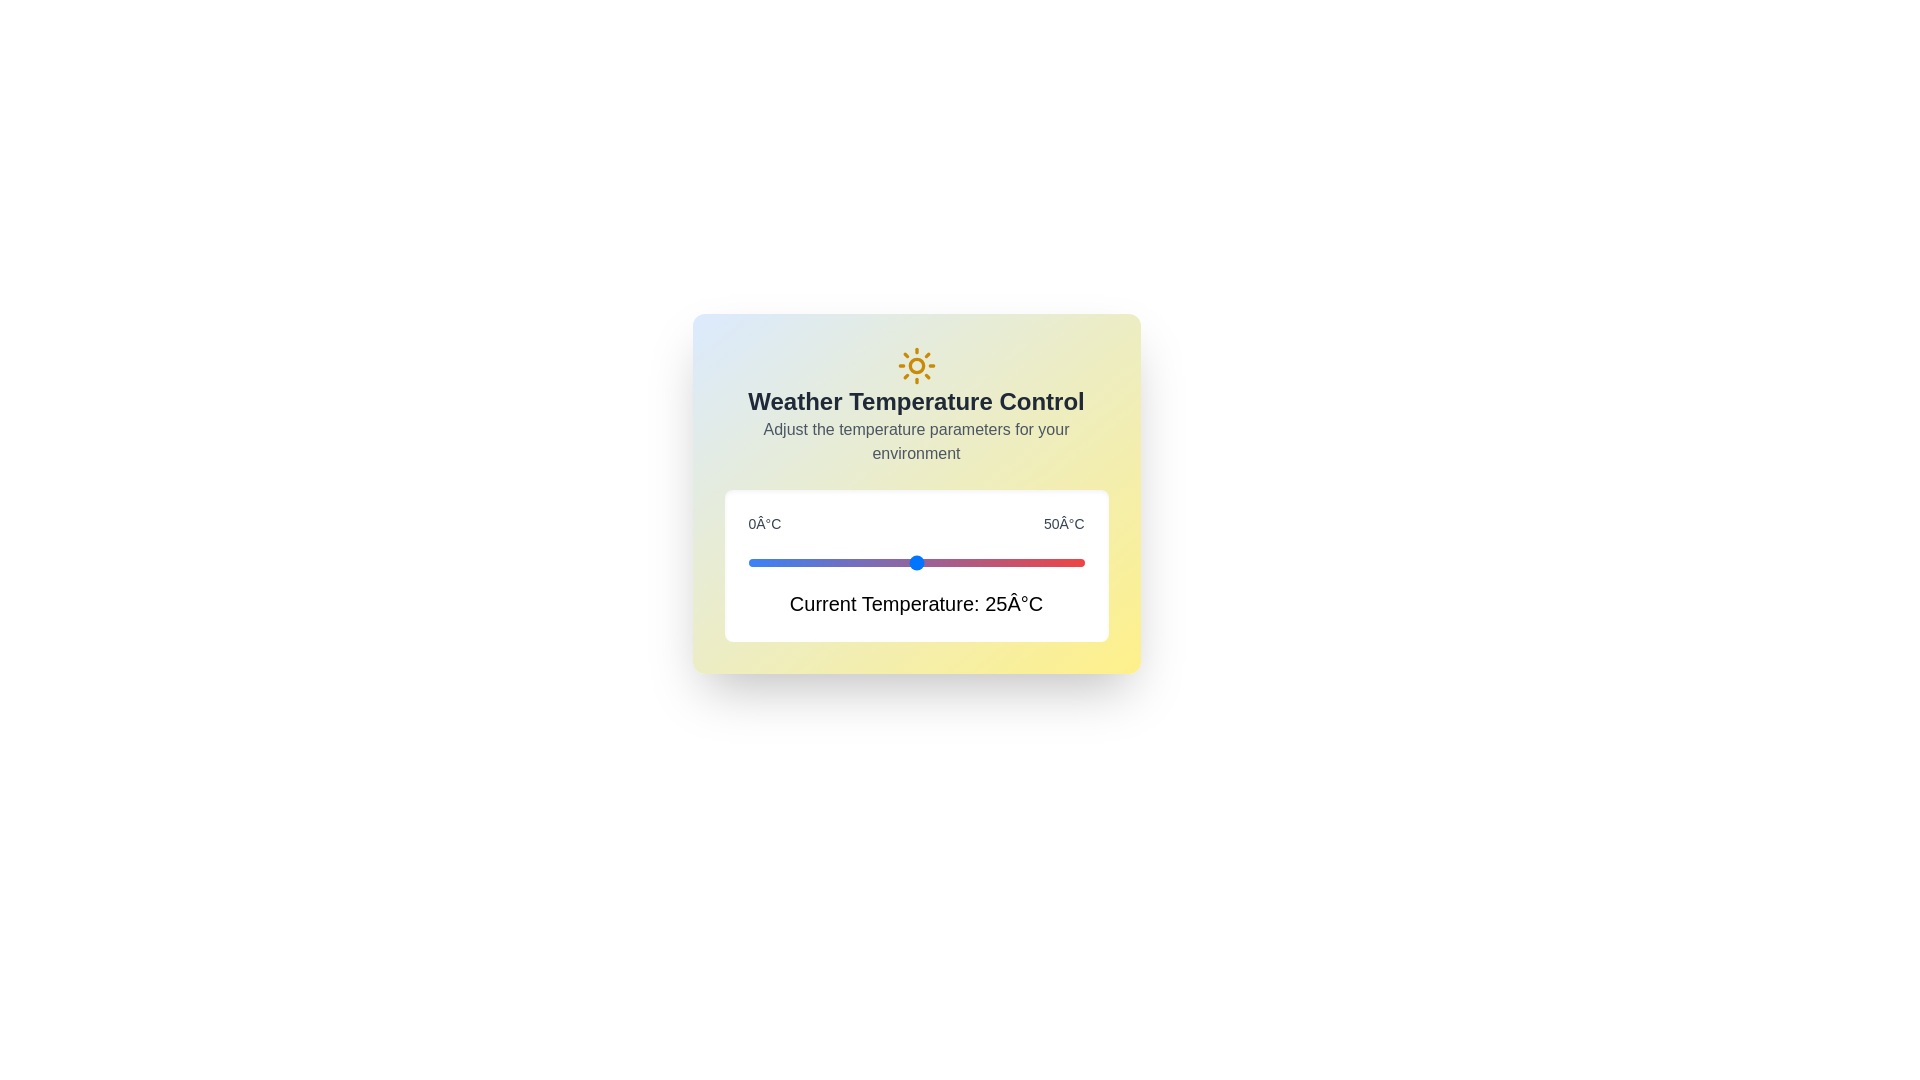  Describe the element at coordinates (963, 563) in the screenshot. I see `the temperature to 32°C using the slider` at that location.